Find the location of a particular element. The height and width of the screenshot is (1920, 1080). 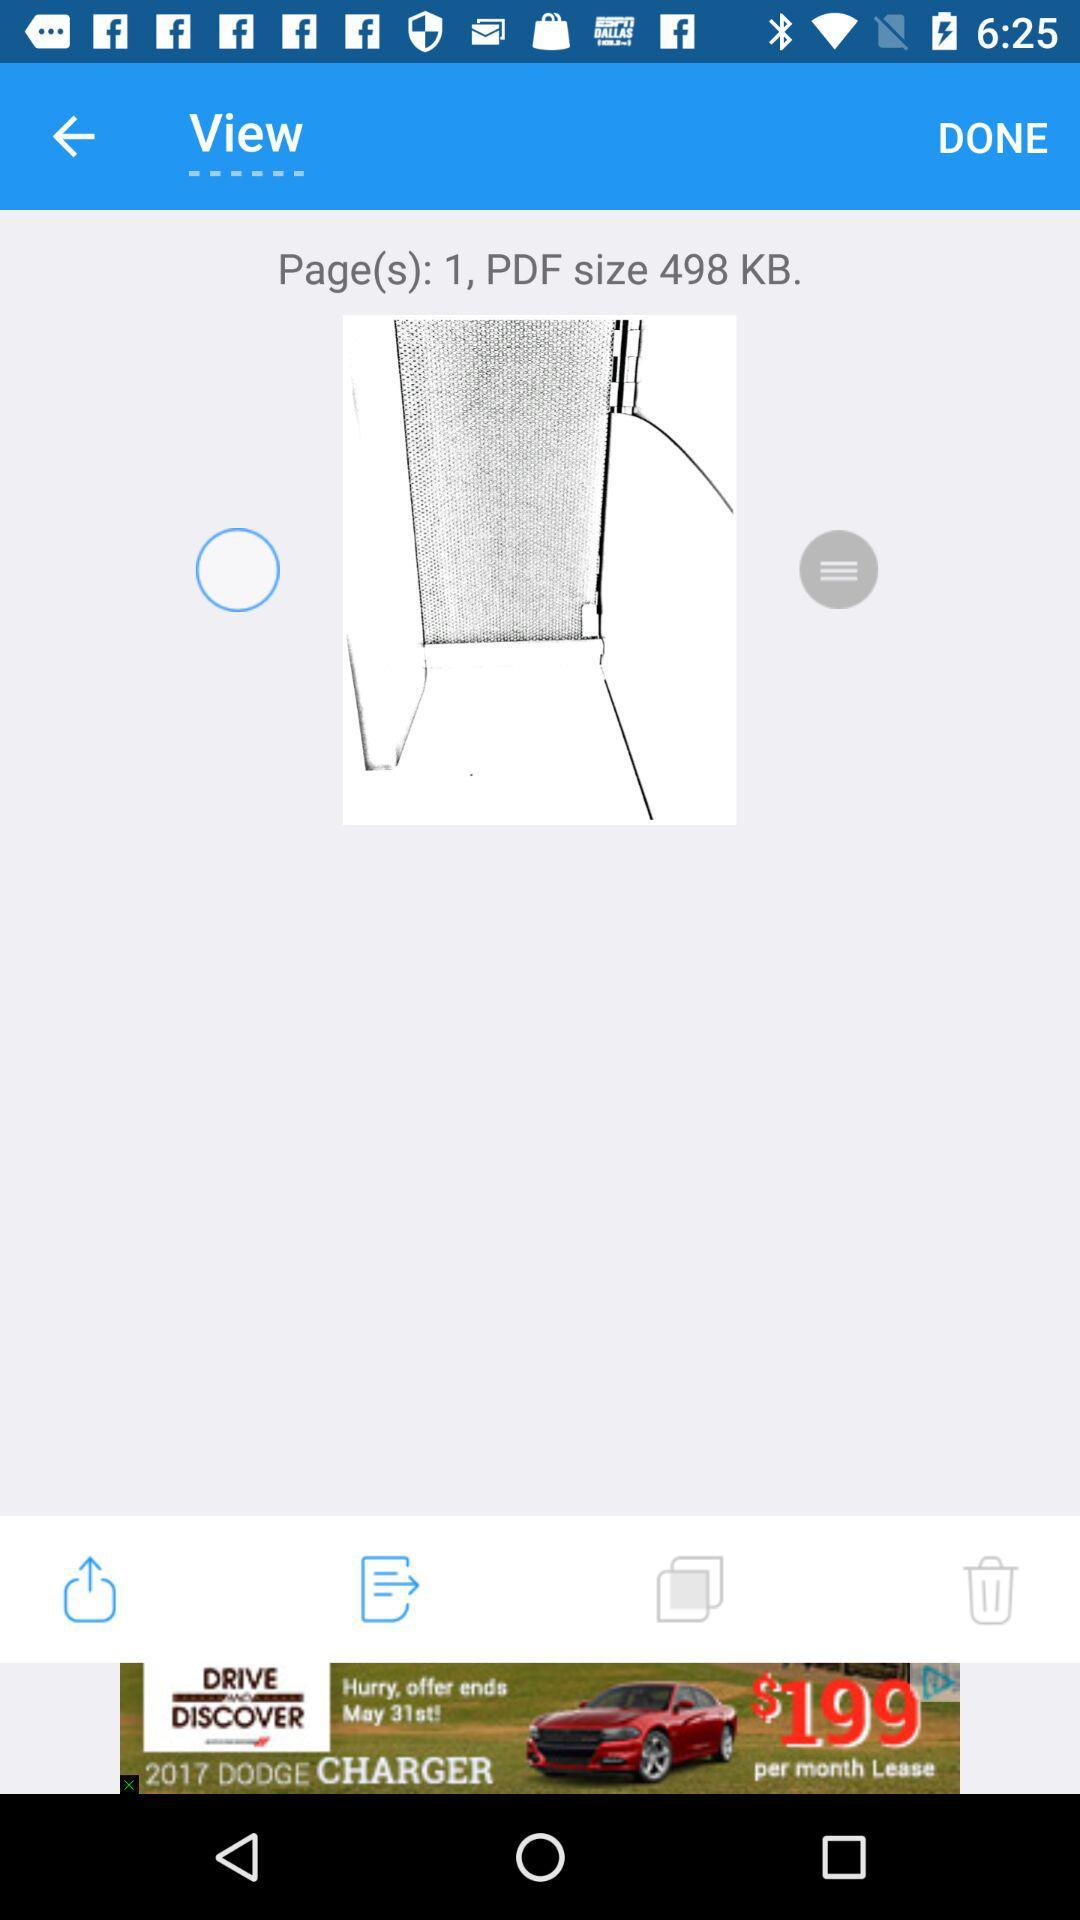

the item to the right of view icon is located at coordinates (992, 135).